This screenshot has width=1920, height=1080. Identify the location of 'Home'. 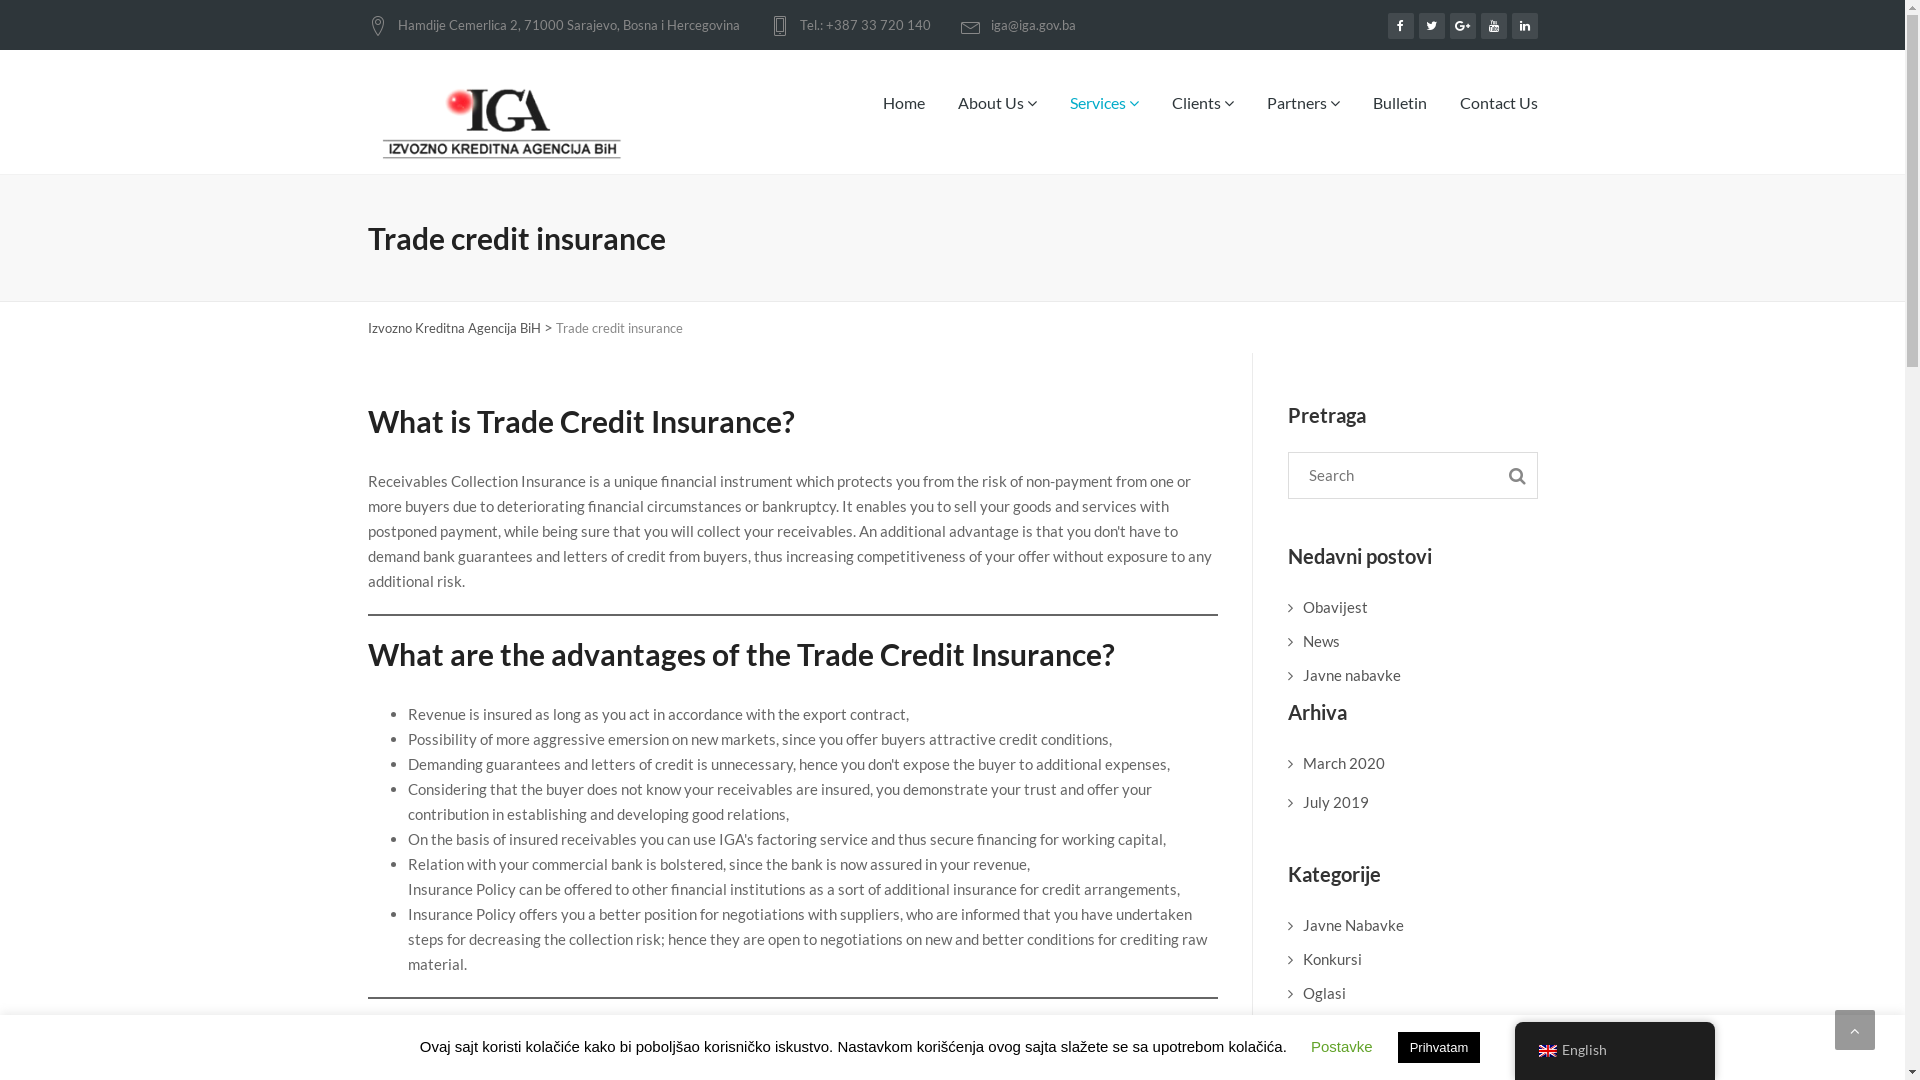
(902, 118).